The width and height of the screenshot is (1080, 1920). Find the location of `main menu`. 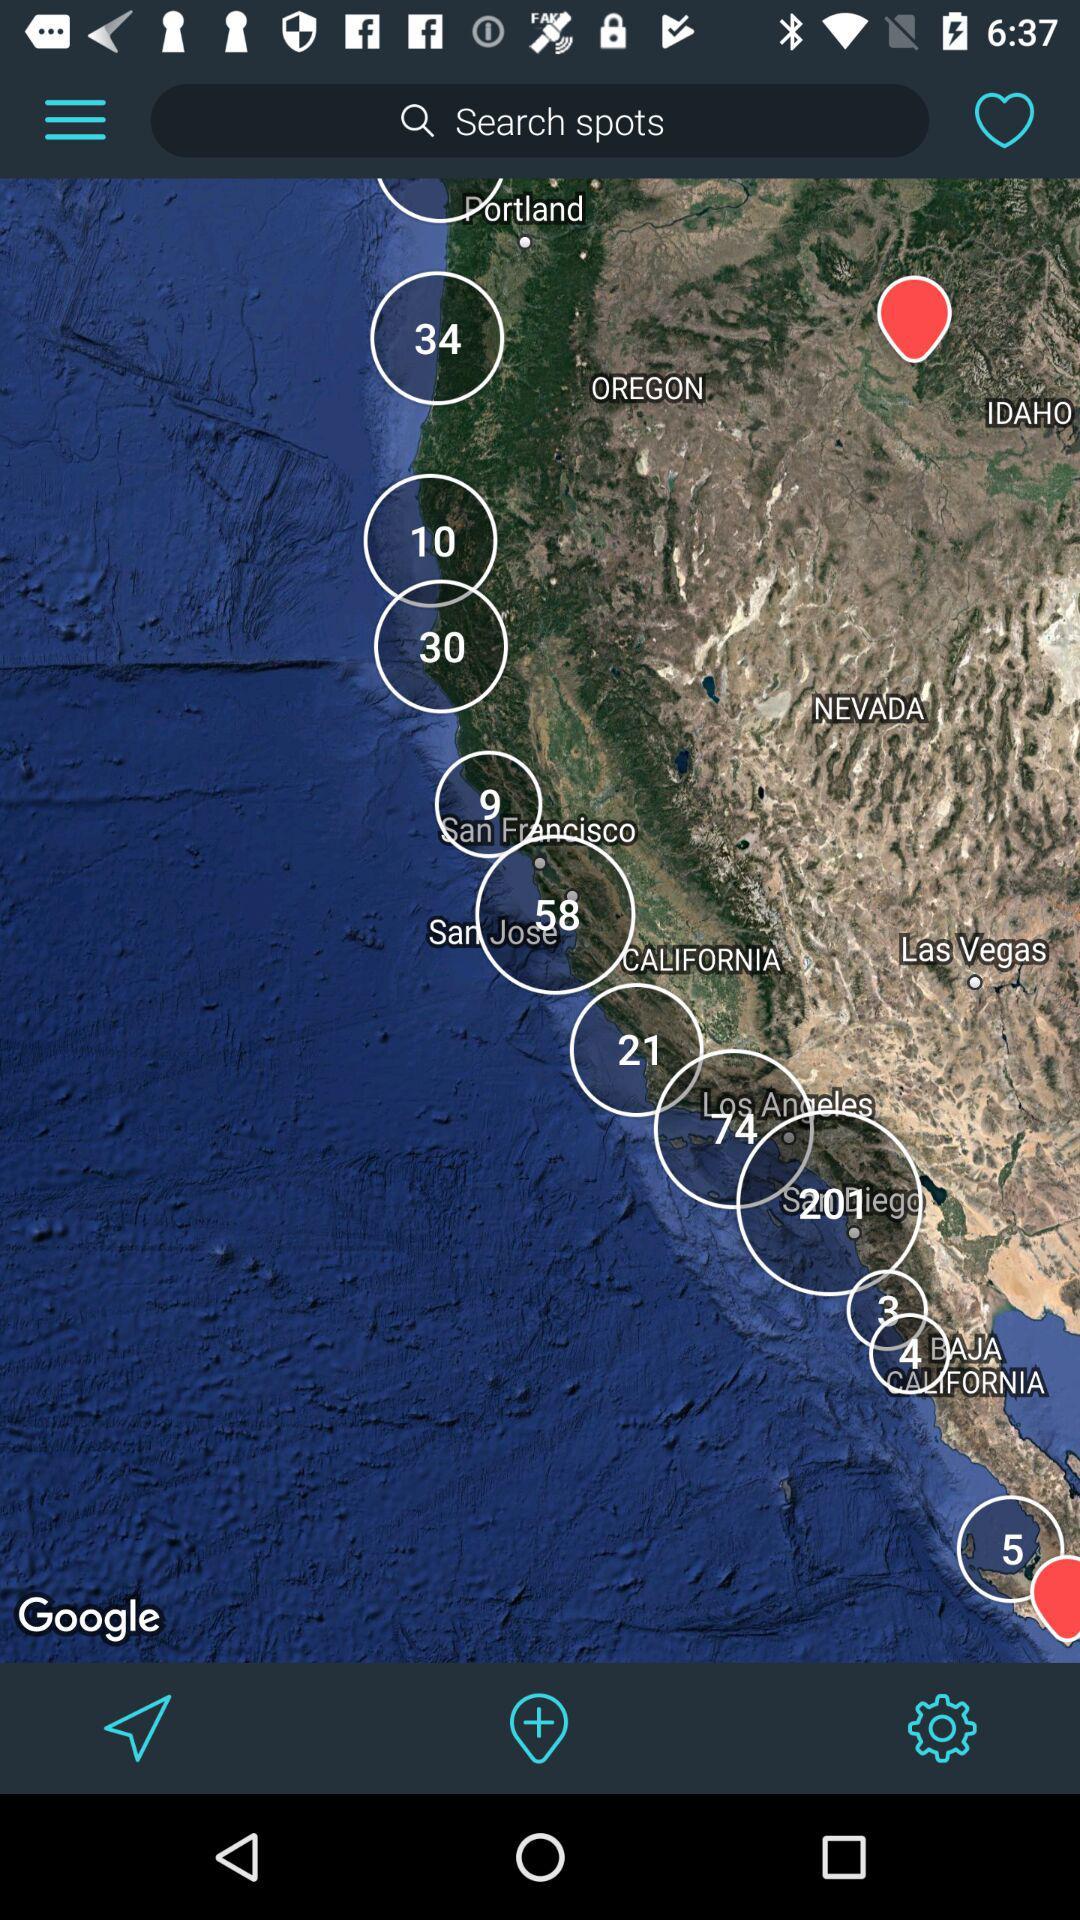

main menu is located at coordinates (74, 119).